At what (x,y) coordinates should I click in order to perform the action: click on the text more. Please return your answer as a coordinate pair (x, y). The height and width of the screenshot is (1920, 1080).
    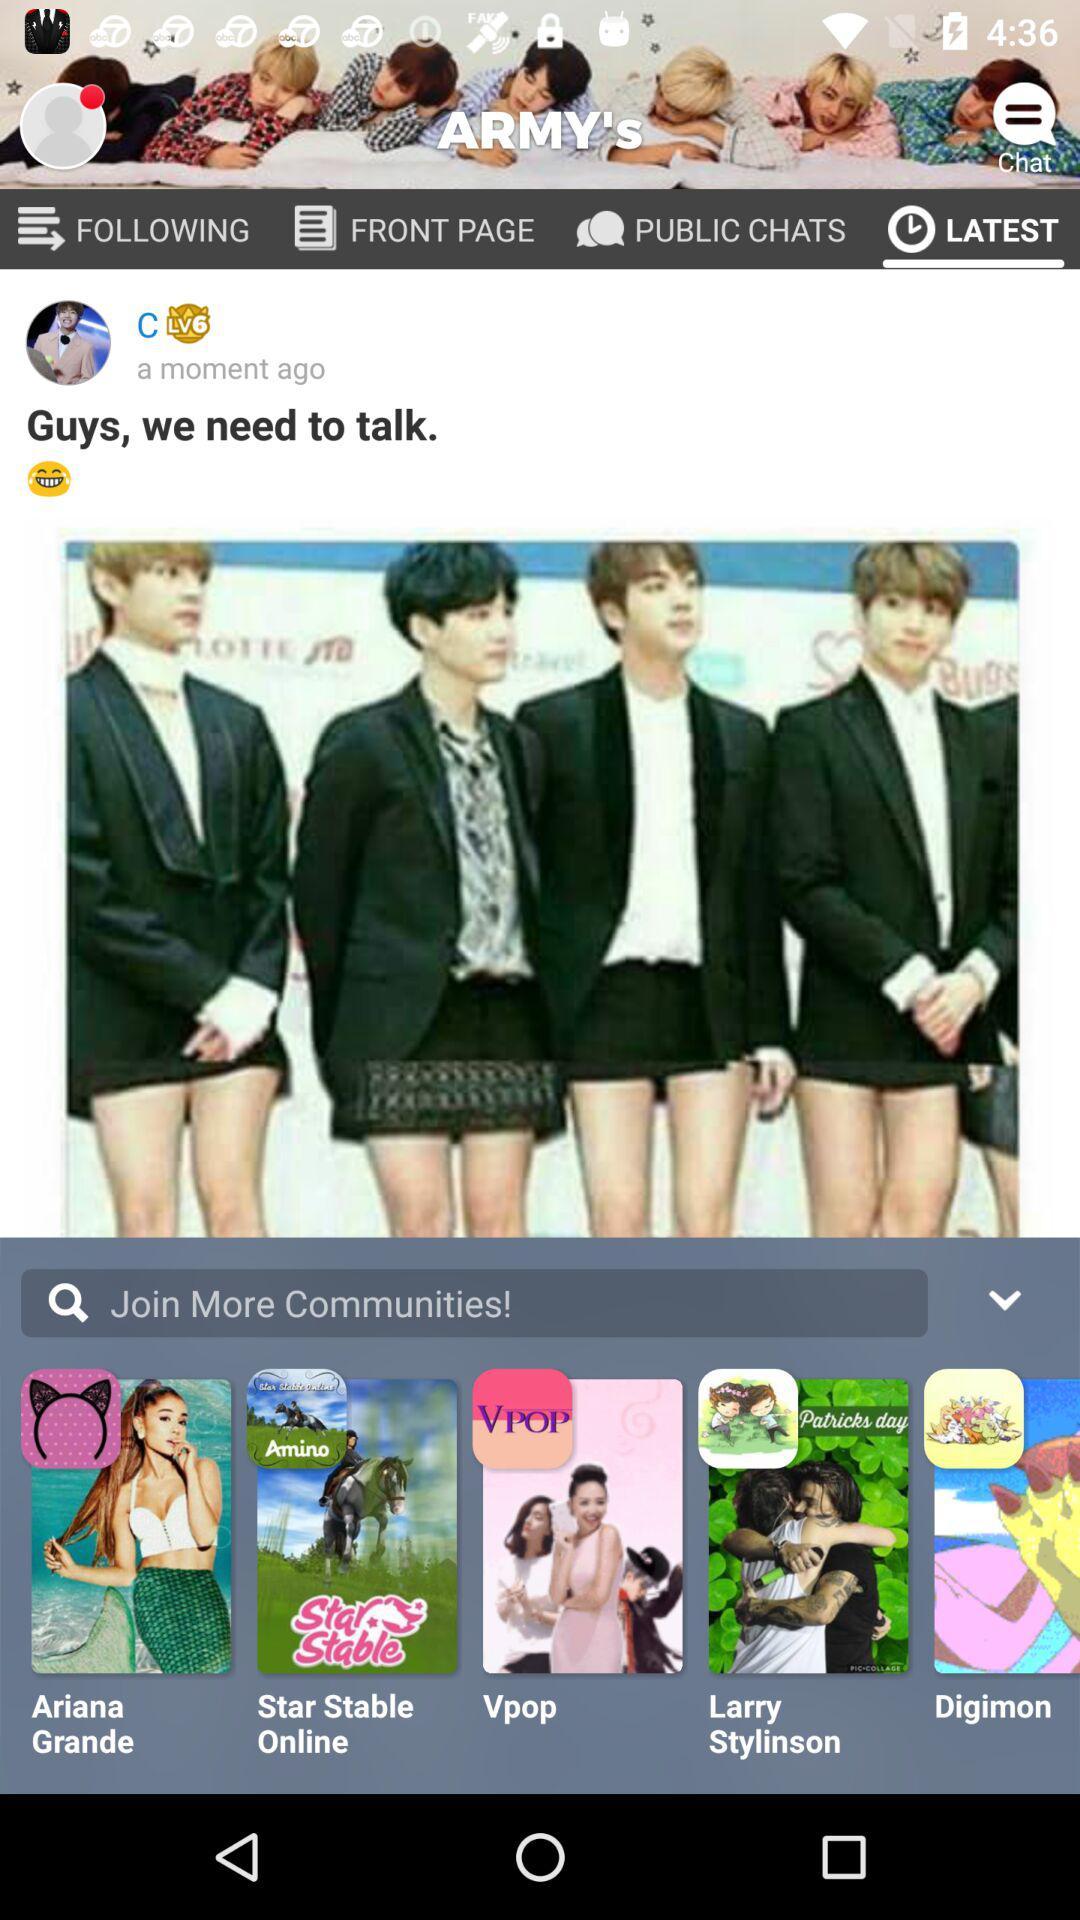
    Looking at the image, I should click on (243, 1317).